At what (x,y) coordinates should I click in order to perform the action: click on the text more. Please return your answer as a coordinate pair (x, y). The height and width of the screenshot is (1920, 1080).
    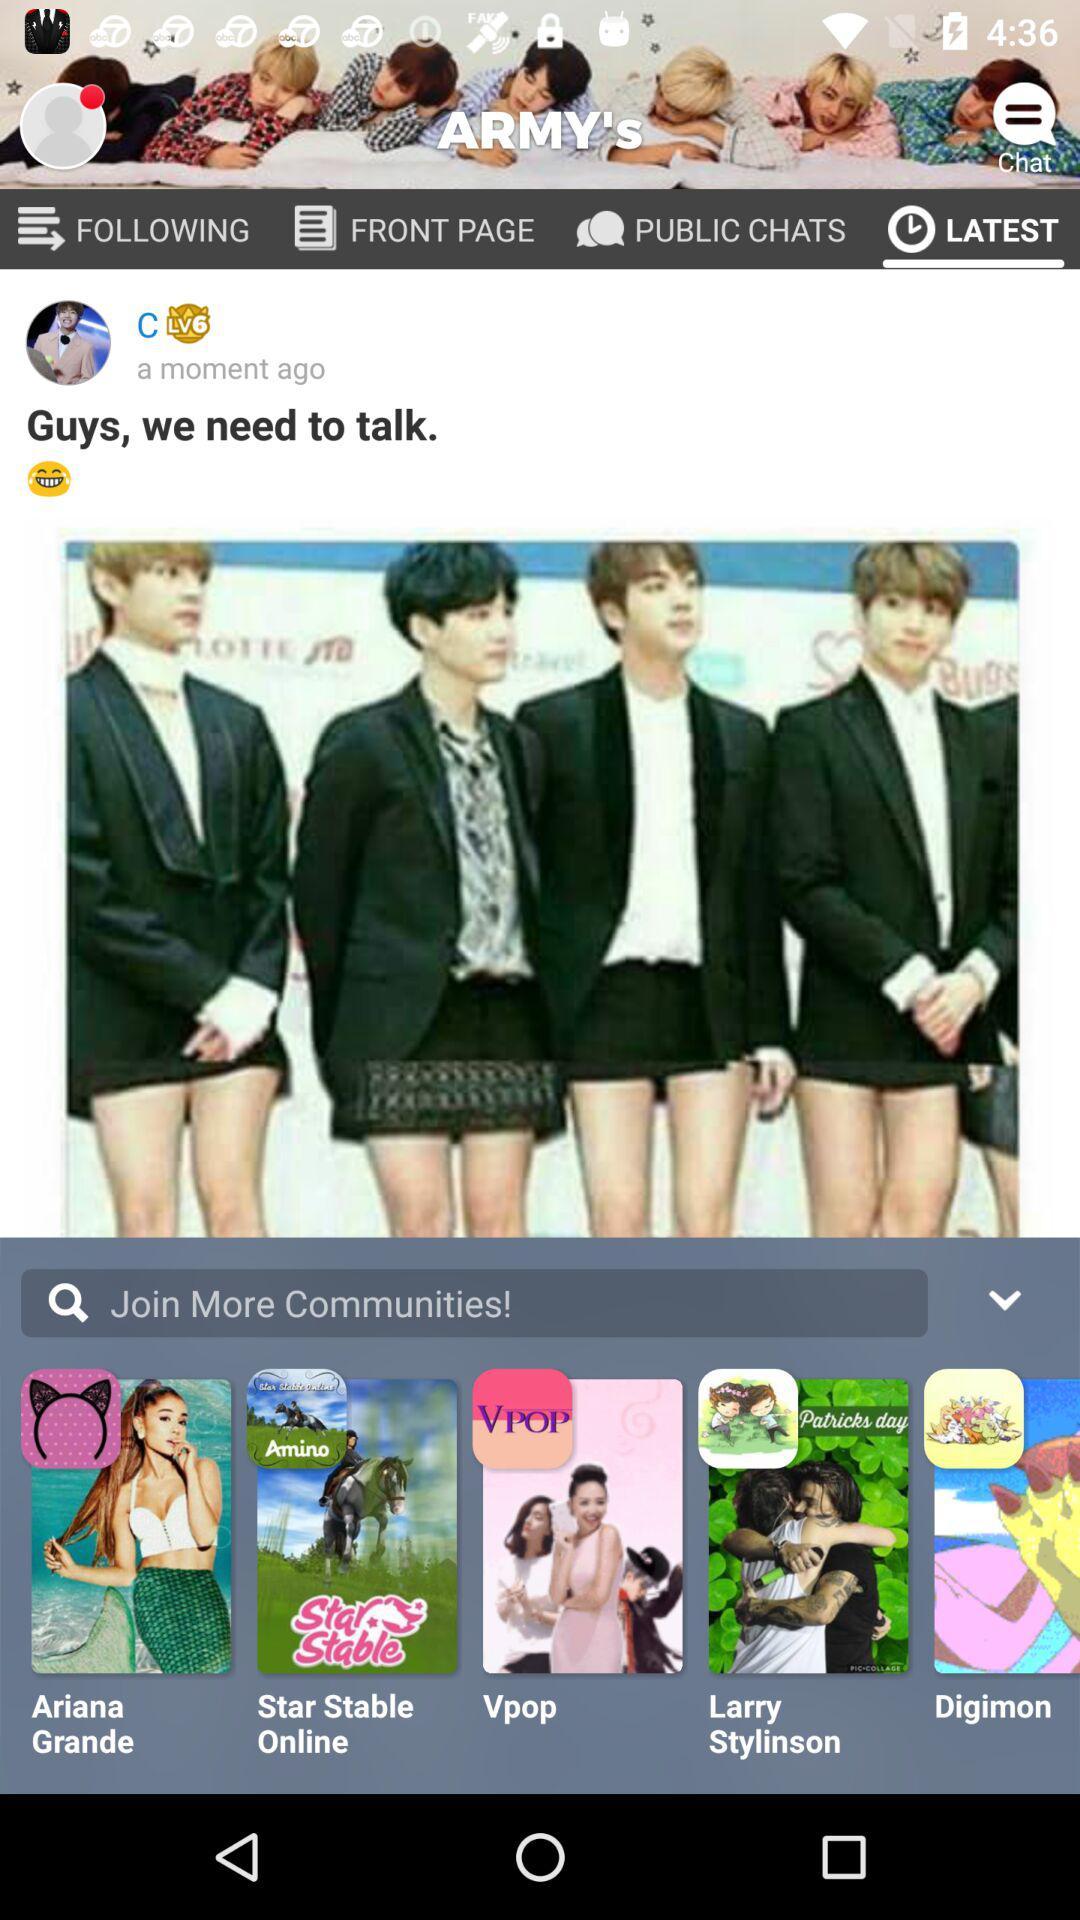
    Looking at the image, I should click on (243, 1317).